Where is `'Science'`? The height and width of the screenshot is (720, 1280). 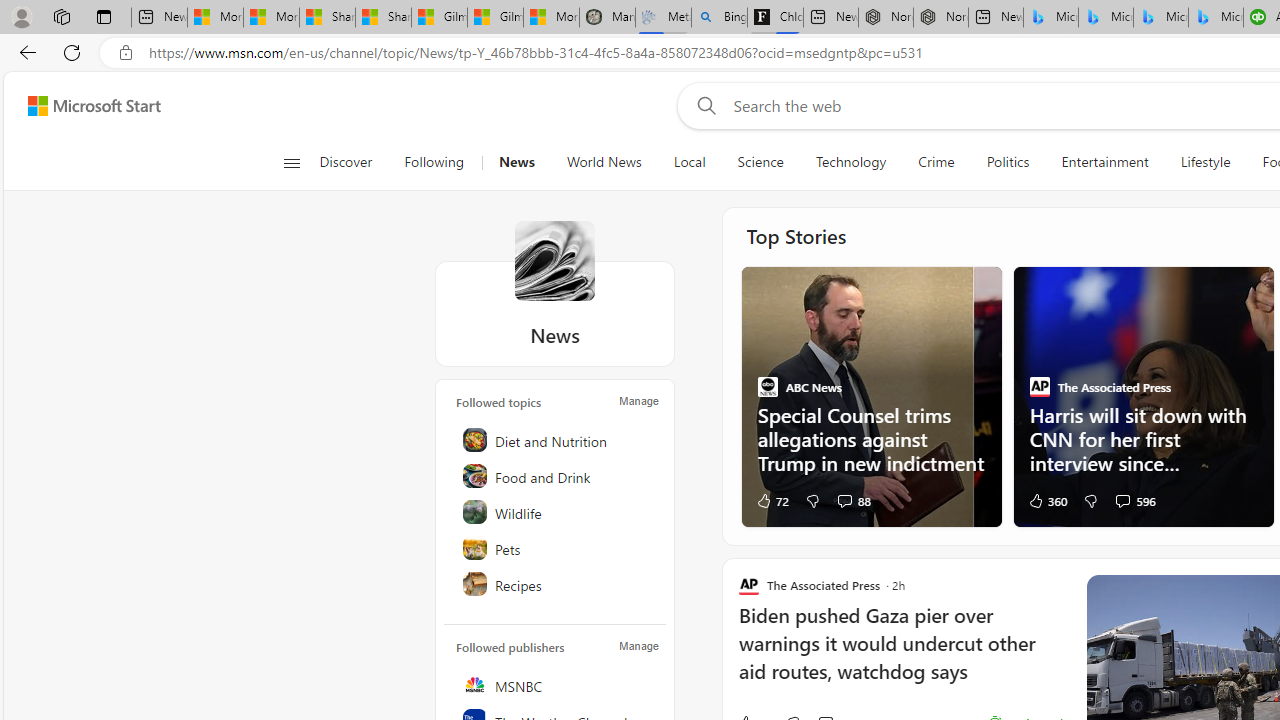
'Science' is located at coordinates (759, 162).